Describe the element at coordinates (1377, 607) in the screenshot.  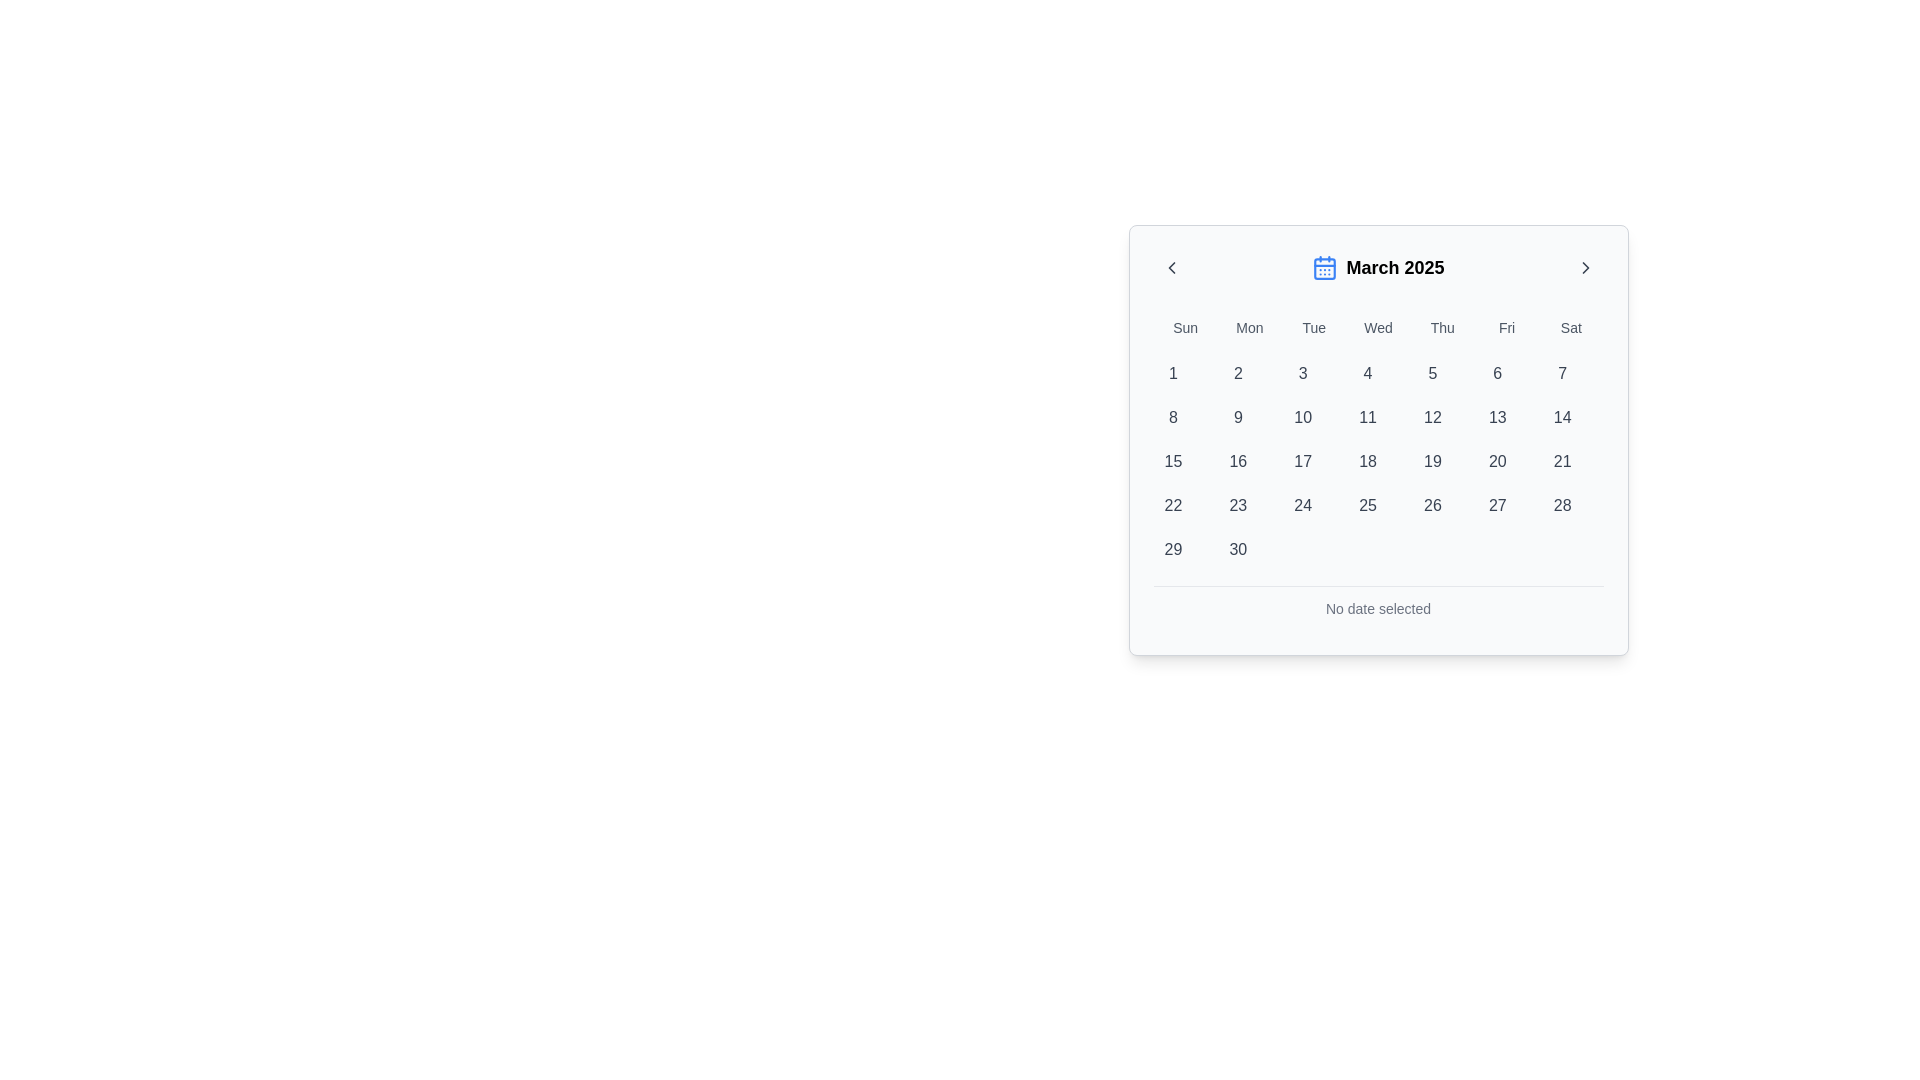
I see `the status indicator text that informs the user that no date has been selected, located at the bottom of the calendar component for March 2025` at that location.